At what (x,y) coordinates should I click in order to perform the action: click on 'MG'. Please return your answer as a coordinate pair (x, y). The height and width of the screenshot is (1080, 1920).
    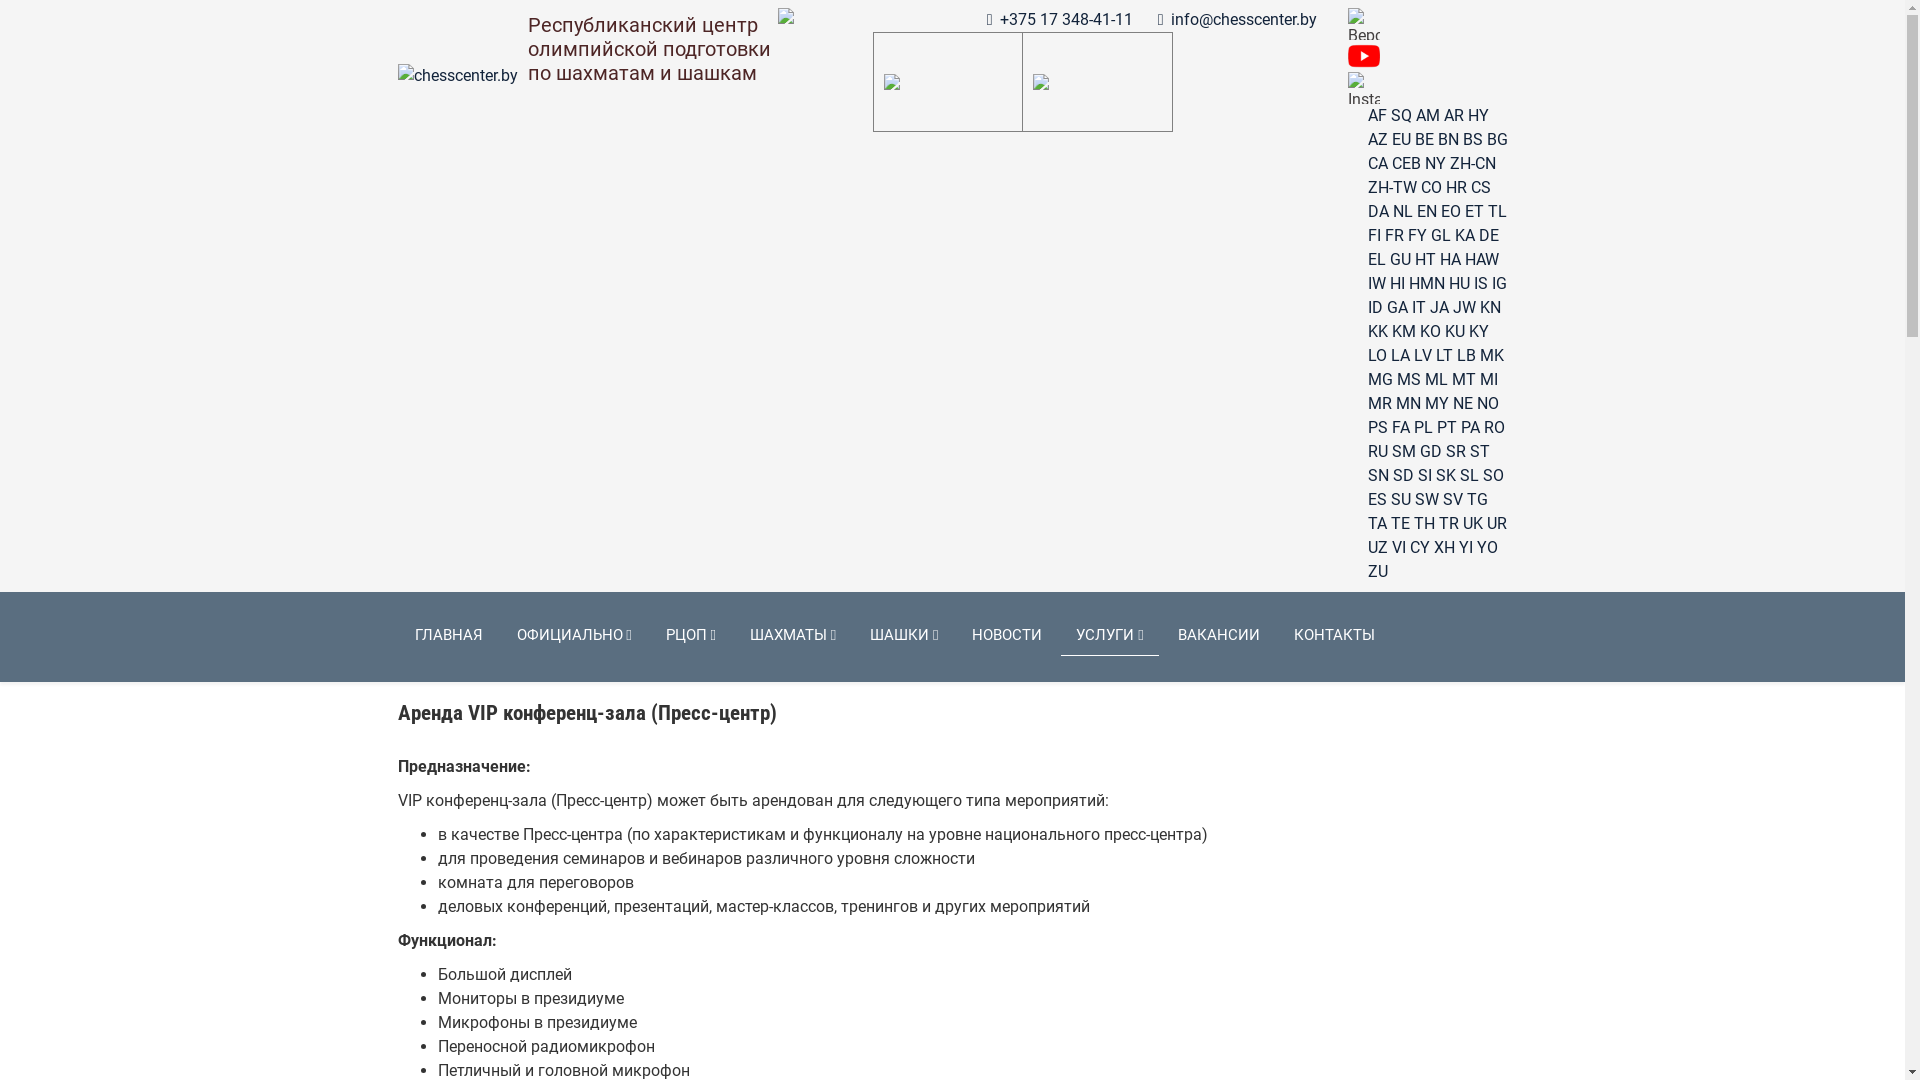
    Looking at the image, I should click on (1379, 379).